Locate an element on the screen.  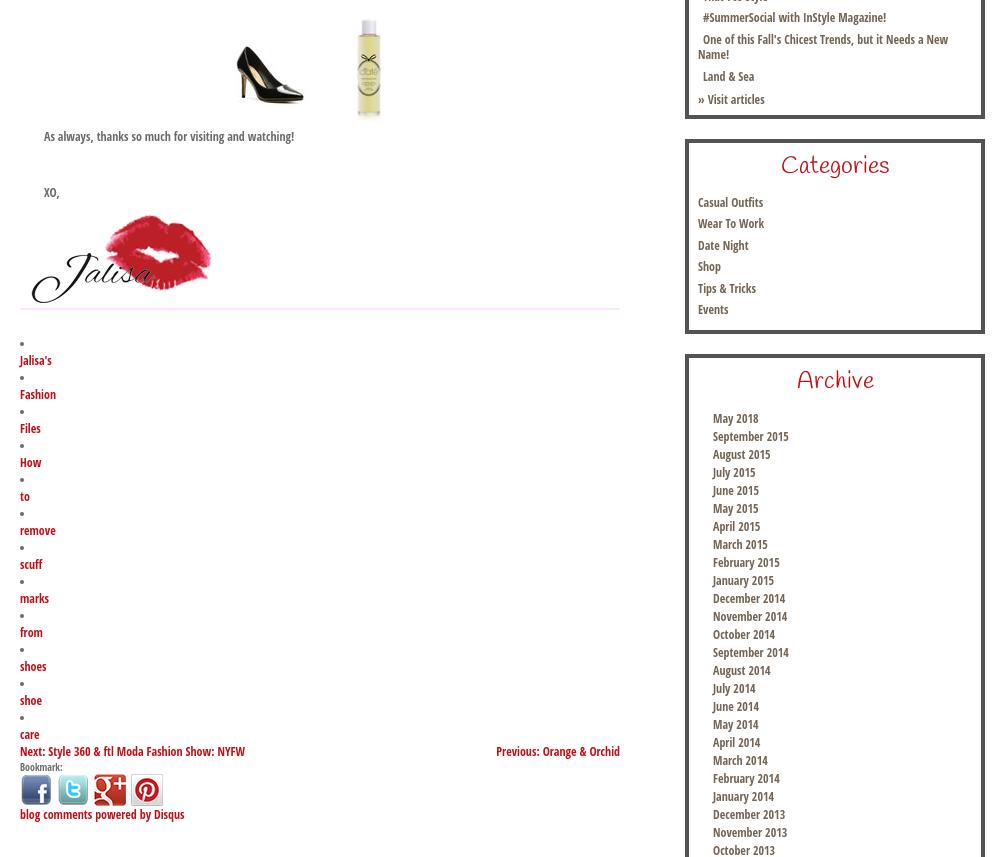
'March 2015' is located at coordinates (739, 543).